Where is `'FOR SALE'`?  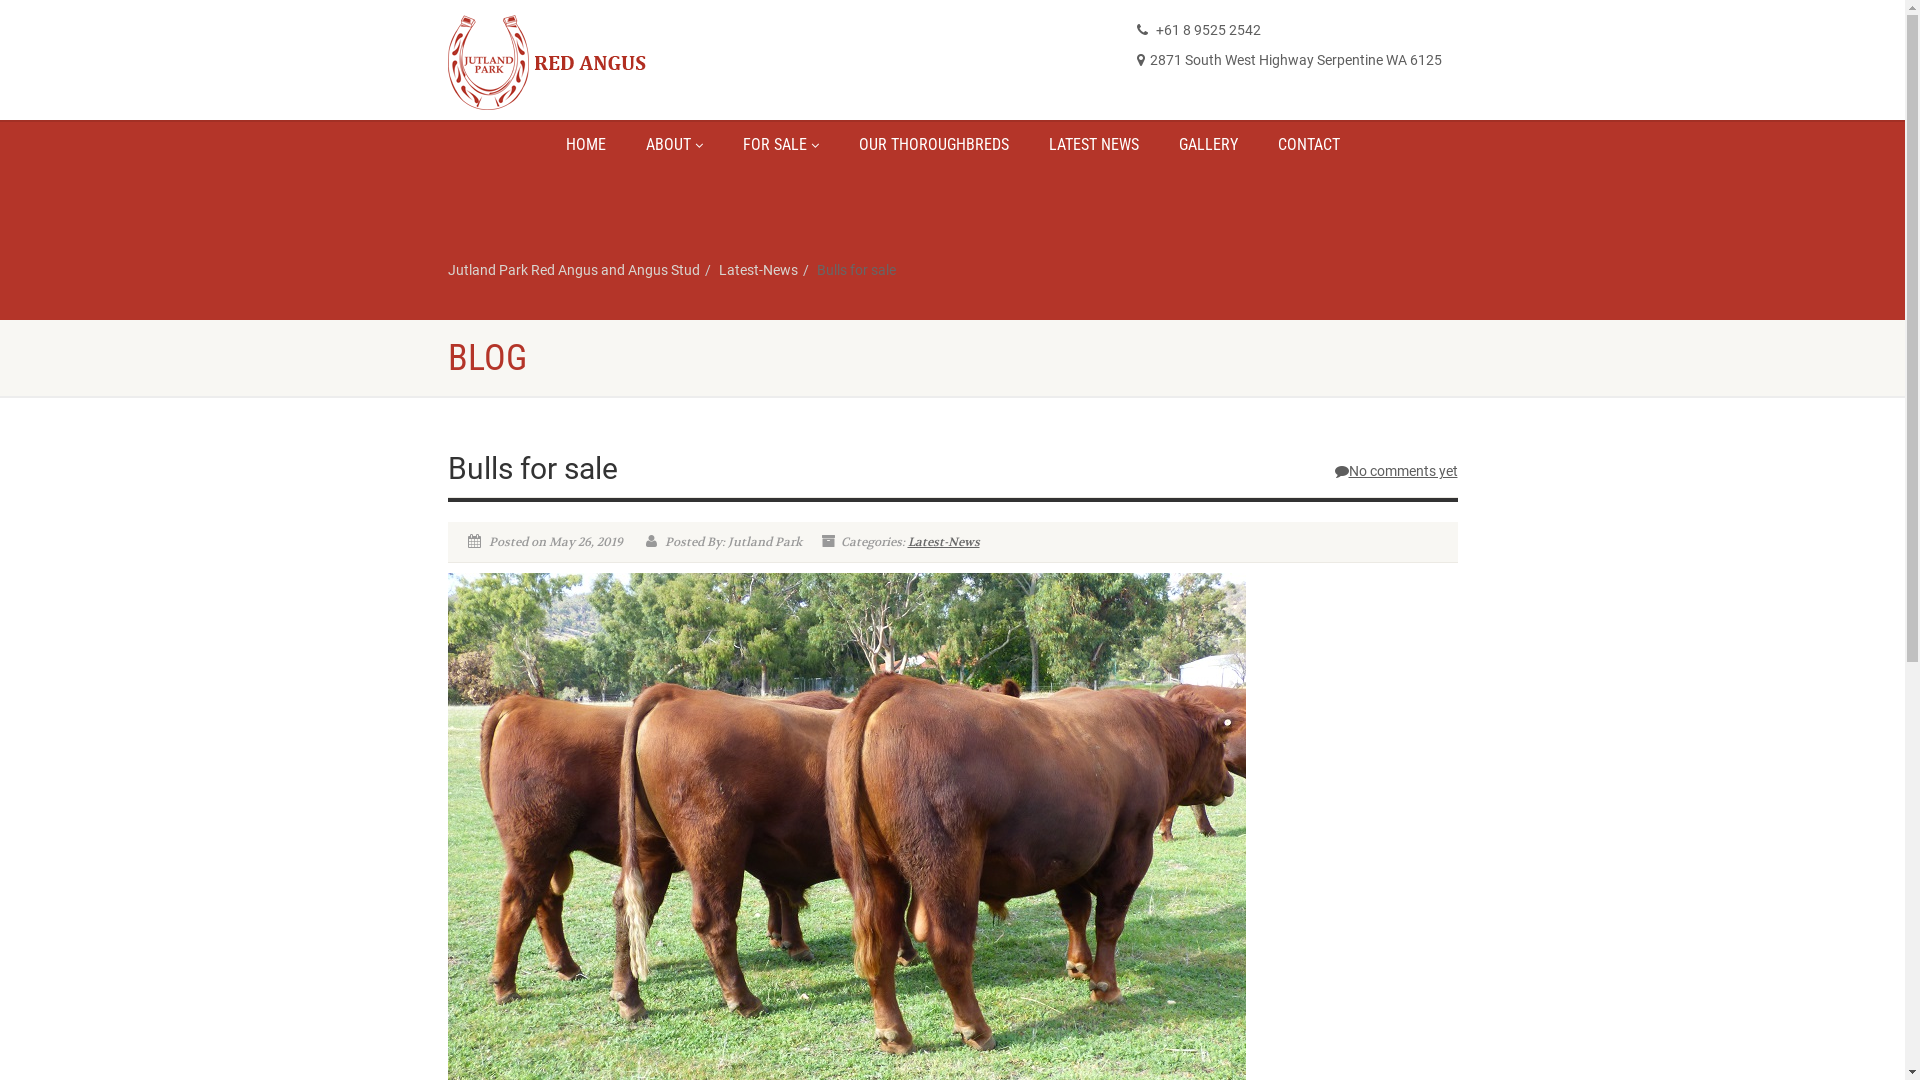 'FOR SALE' is located at coordinates (720, 144).